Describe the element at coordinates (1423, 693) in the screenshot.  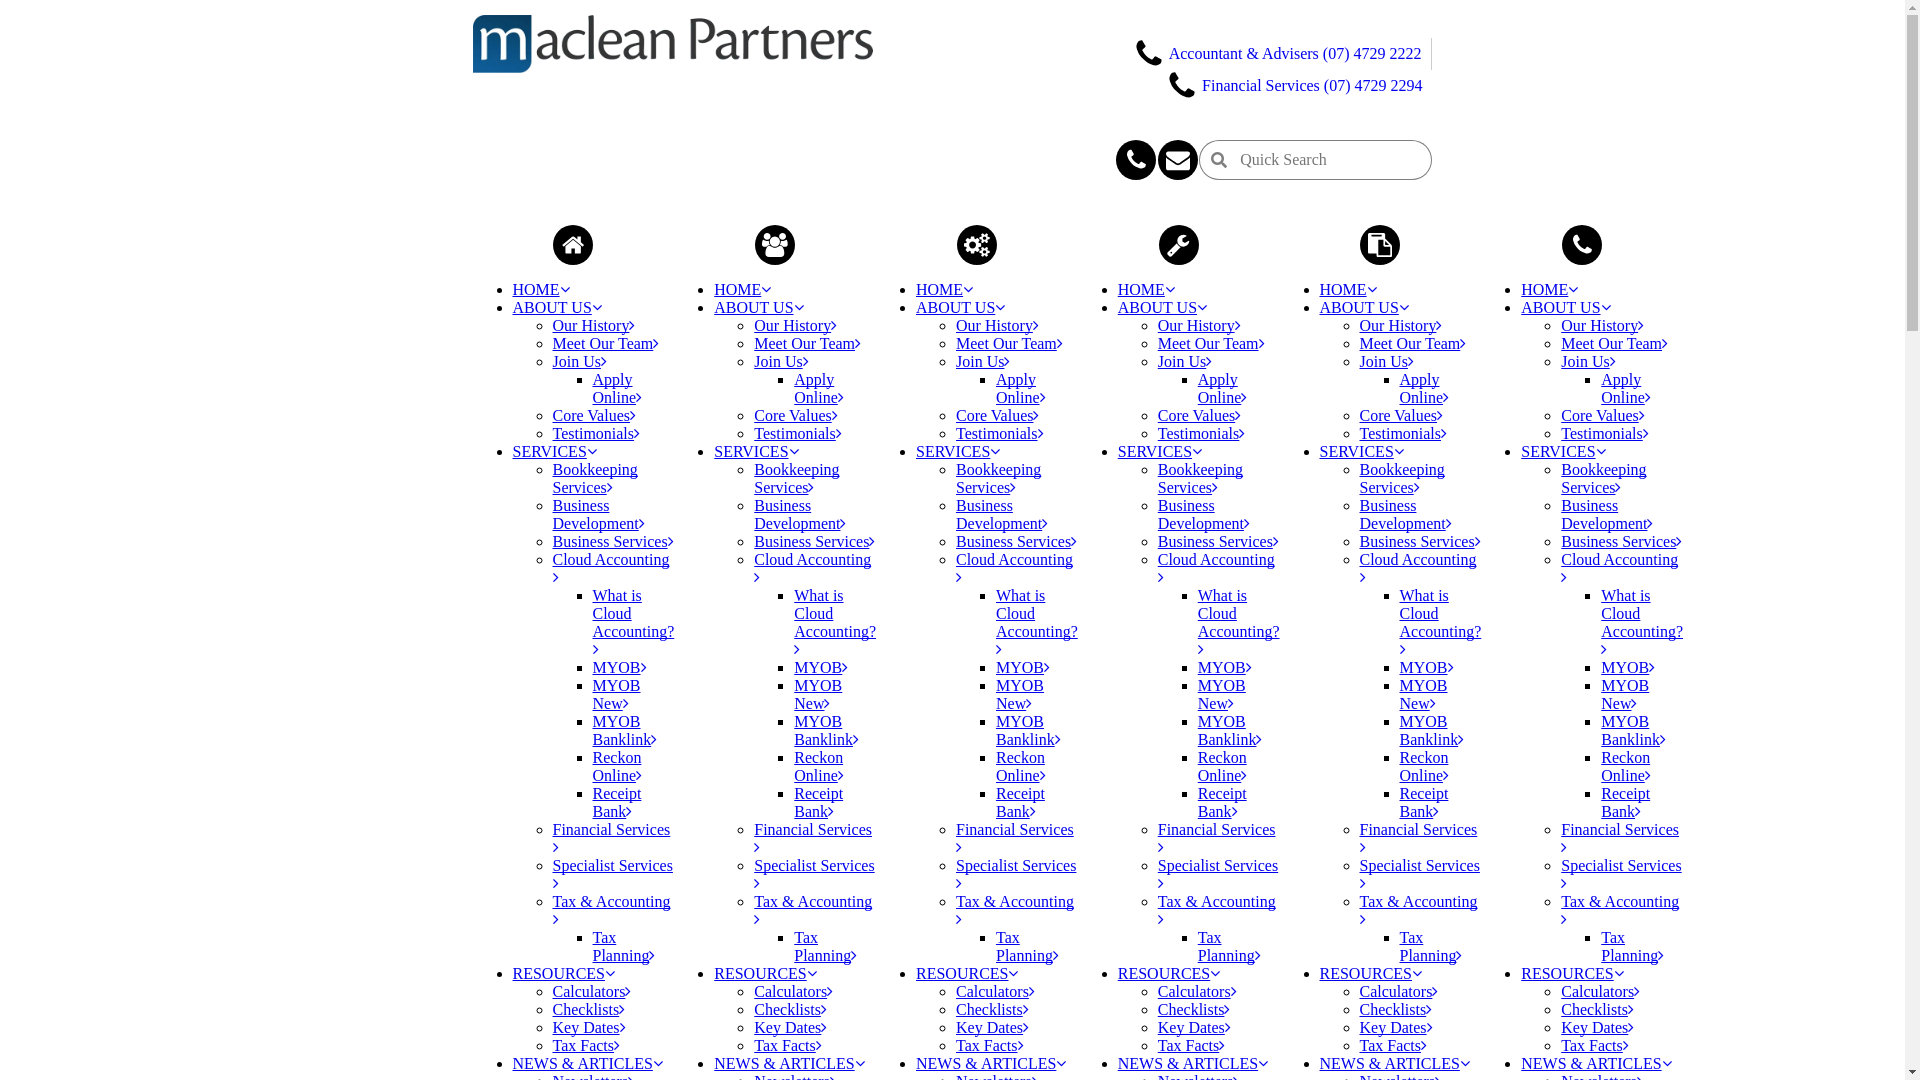
I see `'MYOB New'` at that location.